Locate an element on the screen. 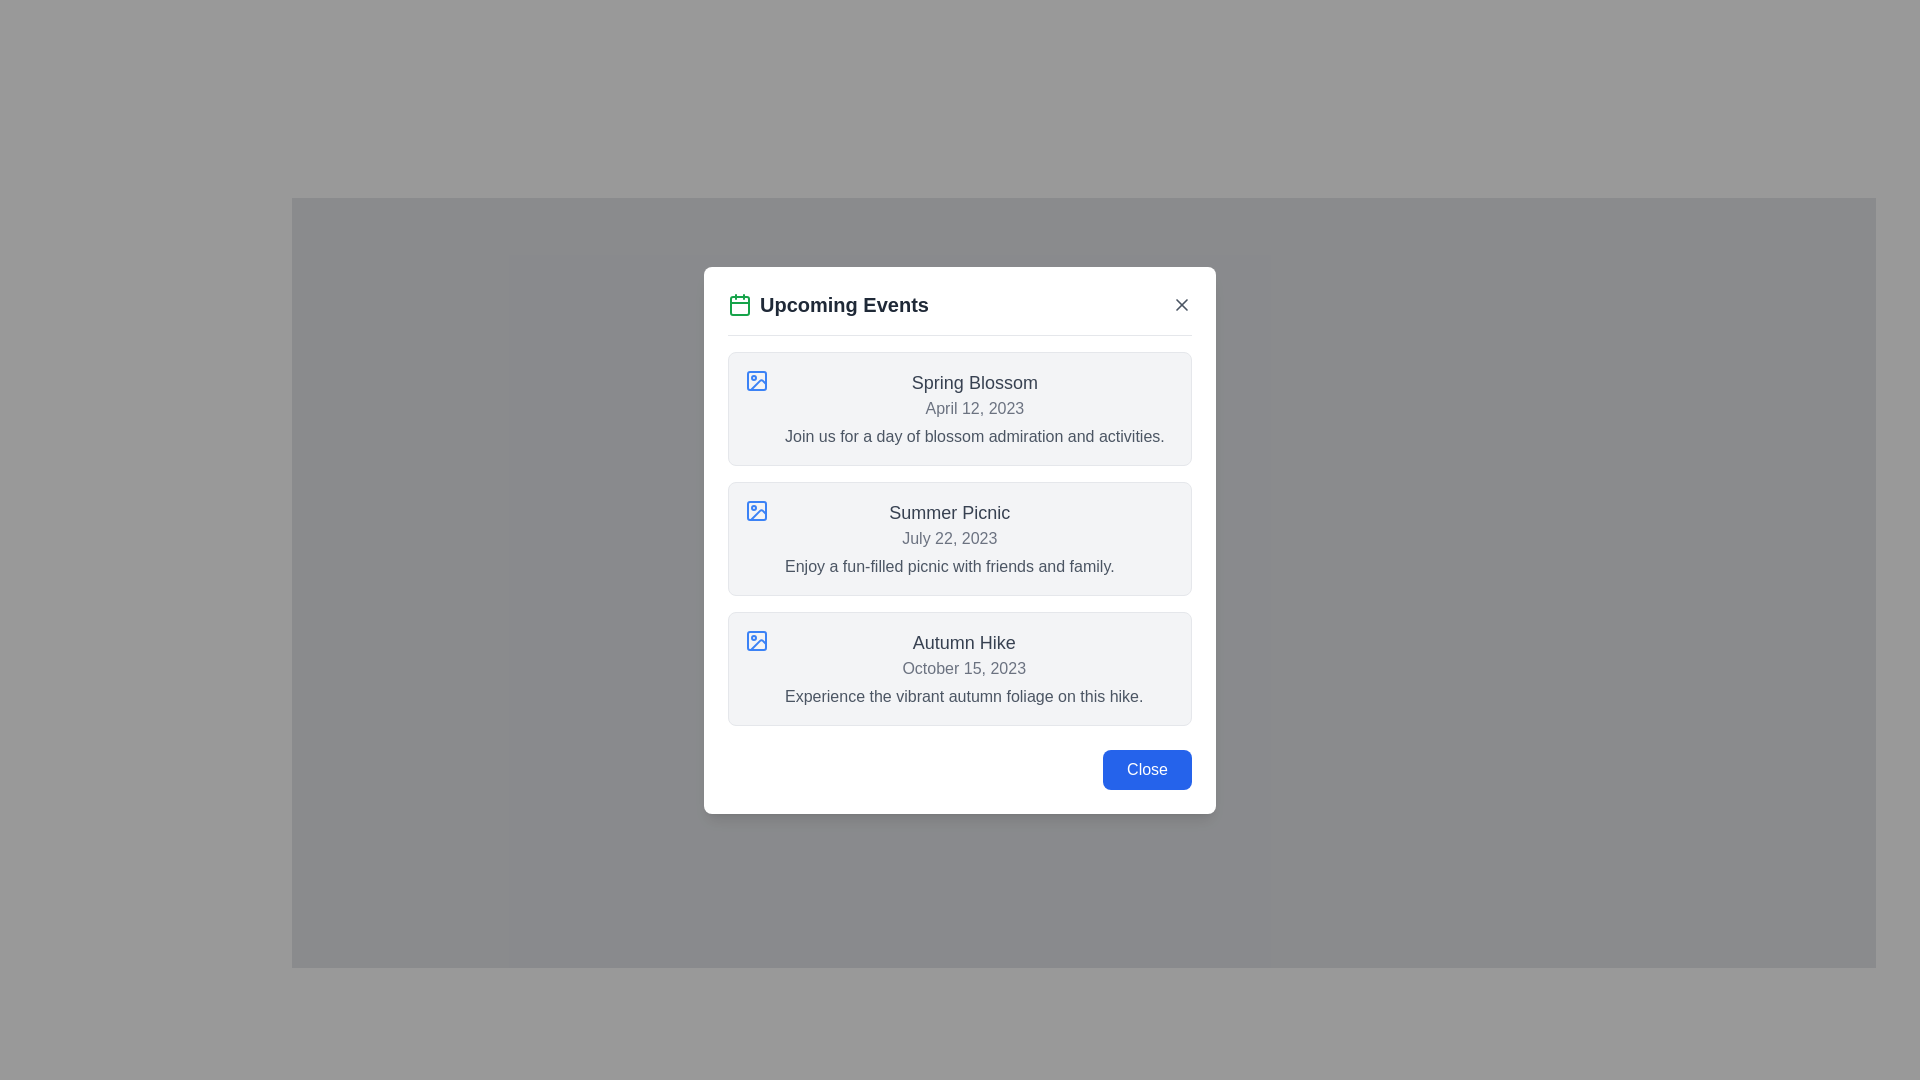  the text element displaying the date 'April 12, 2023', which is styled in light gray and positioned below the heading 'Spring Blossom' is located at coordinates (974, 407).